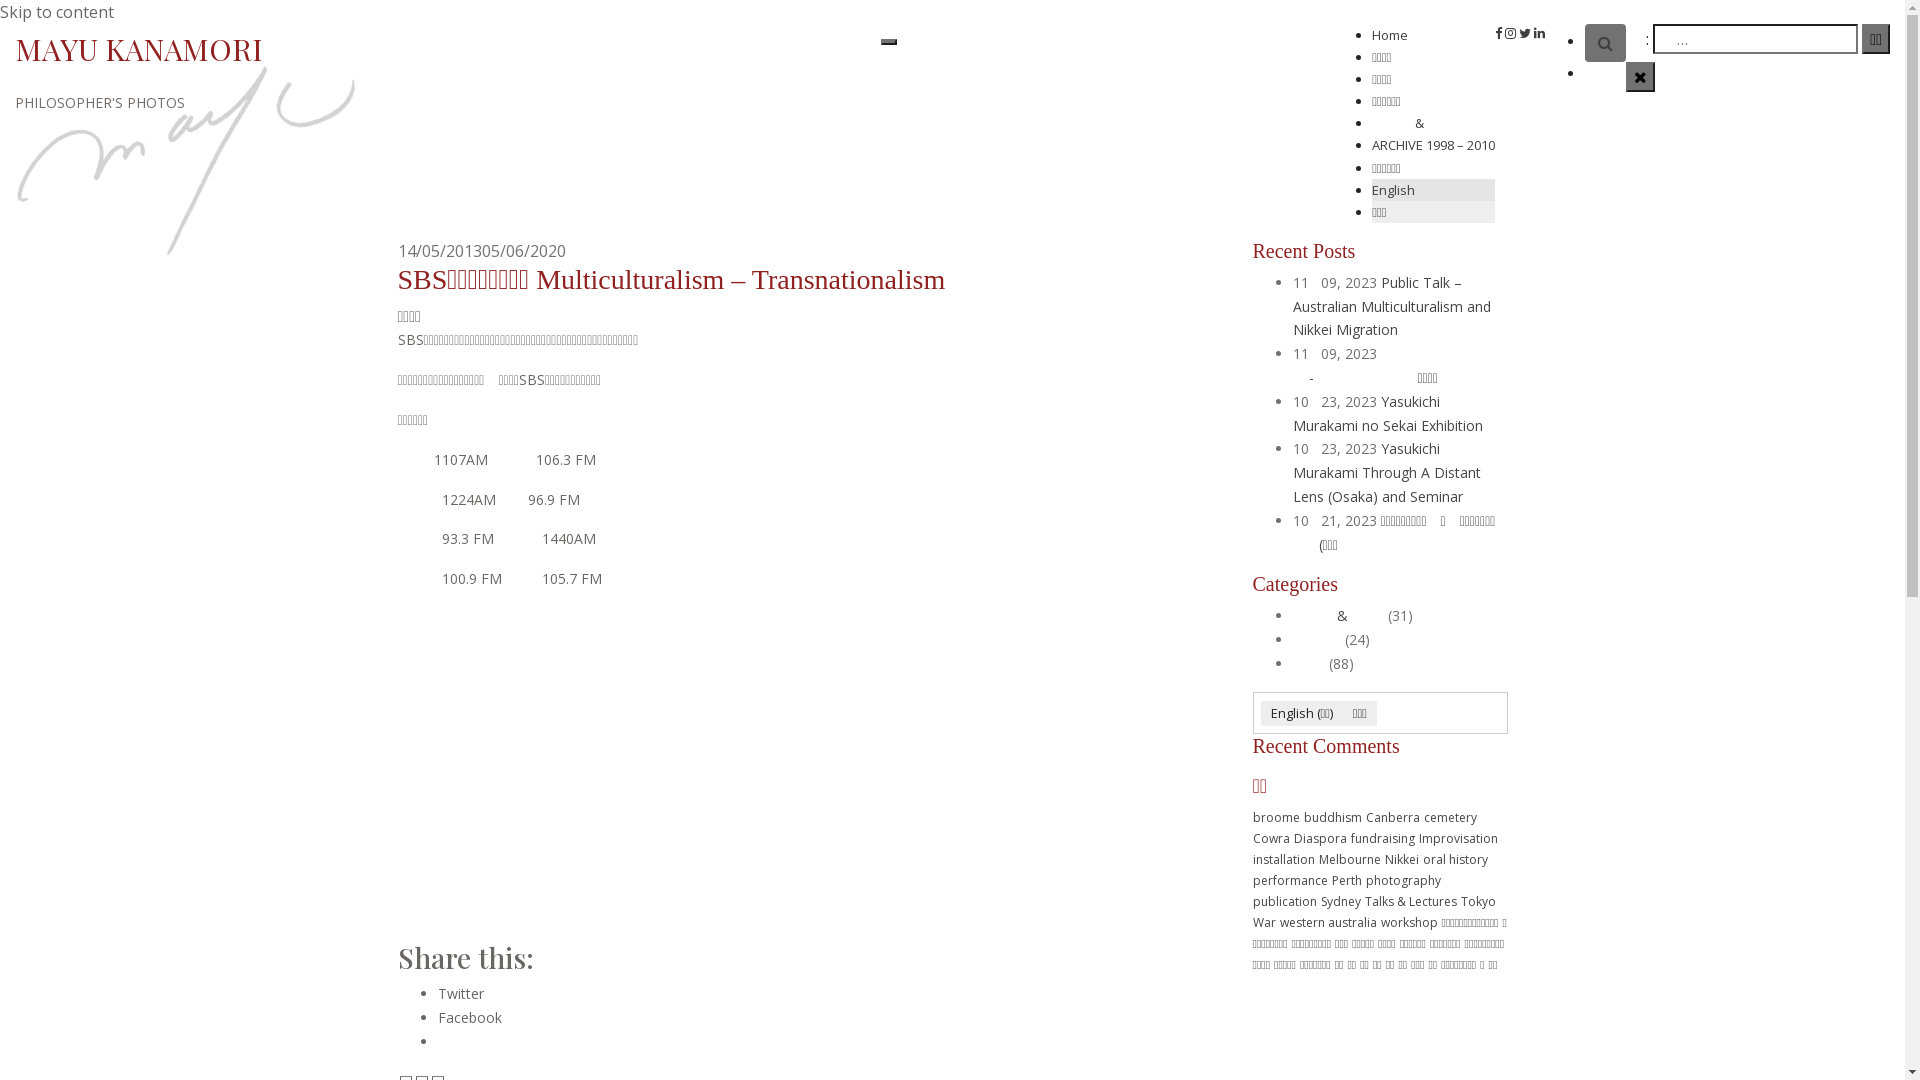 The height and width of the screenshot is (1080, 1920). I want to click on 'Twitter', so click(459, 993).